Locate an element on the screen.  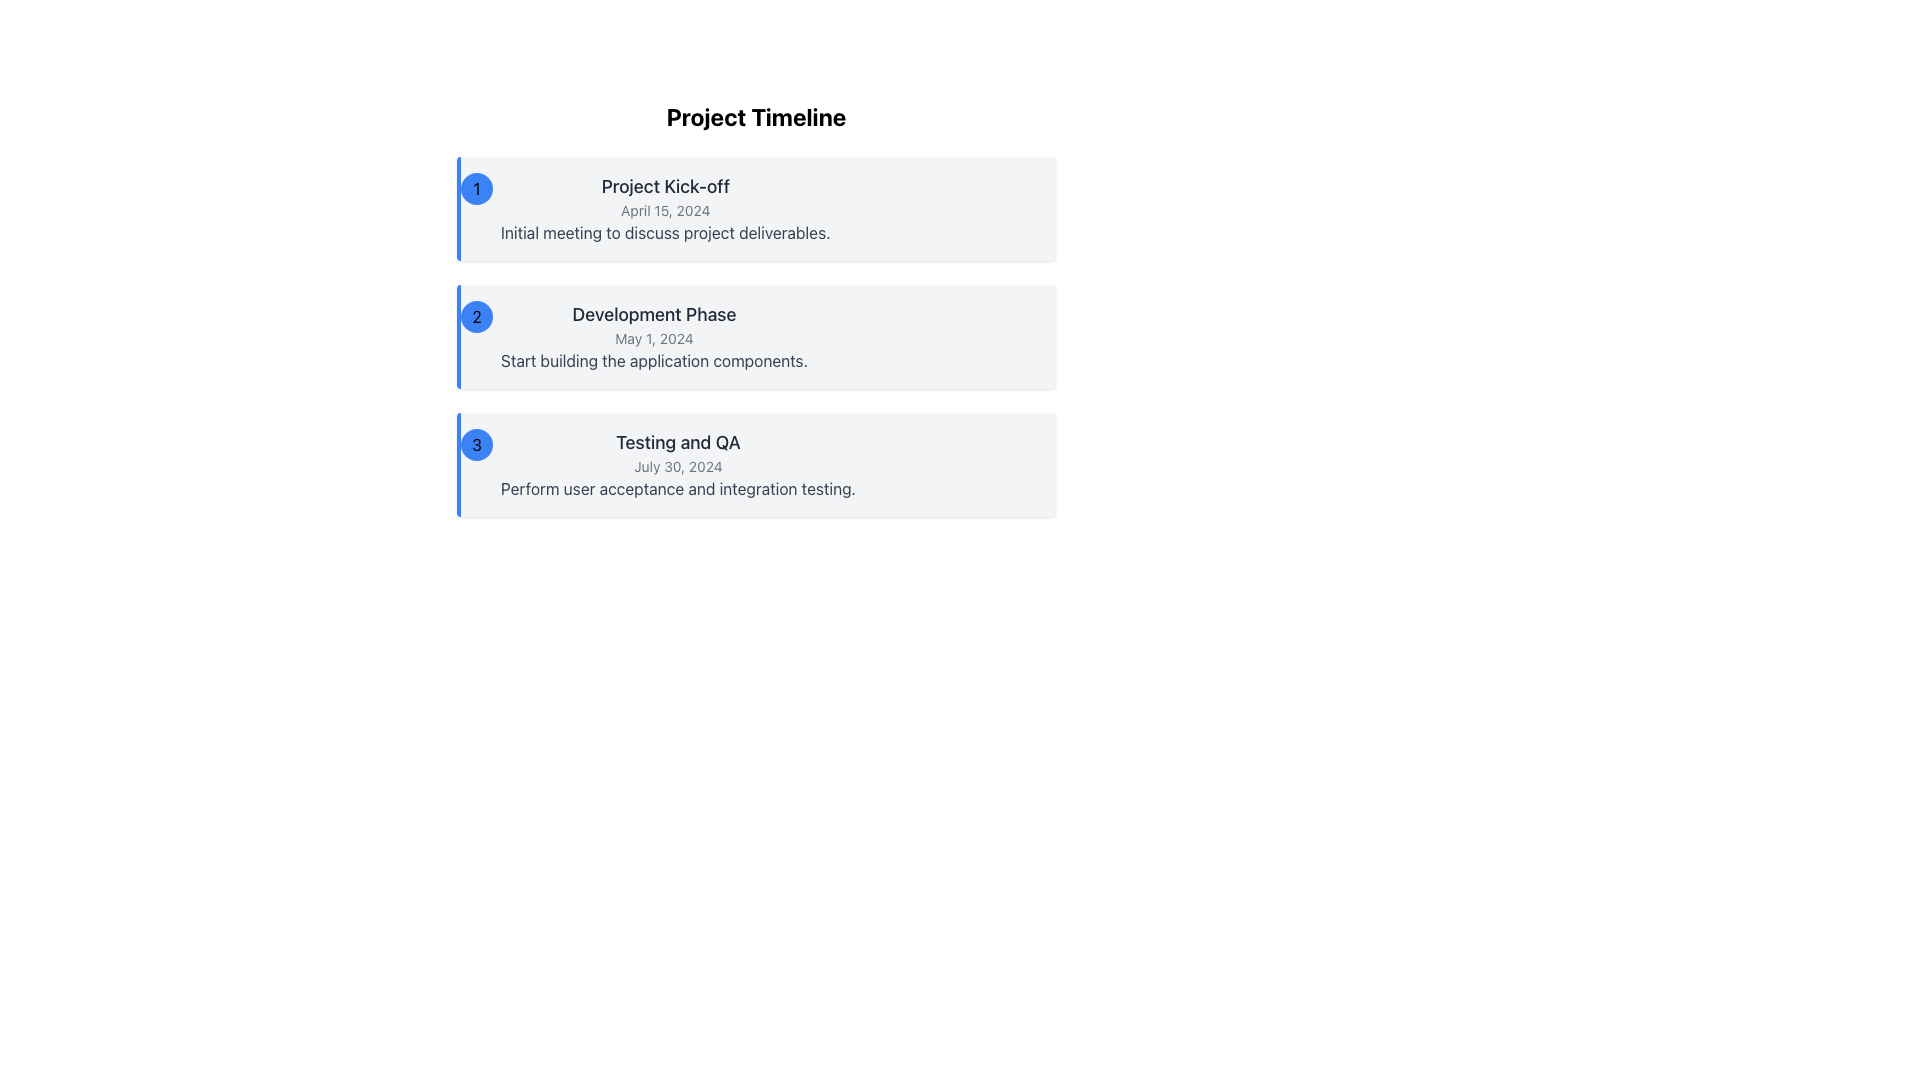
the Text Label that indicates the scheduled date for the project kick-off meeting, positioned below the 'Project Kick-off' heading and above the text 'Initial meeting to discuss project deliverables' is located at coordinates (665, 211).